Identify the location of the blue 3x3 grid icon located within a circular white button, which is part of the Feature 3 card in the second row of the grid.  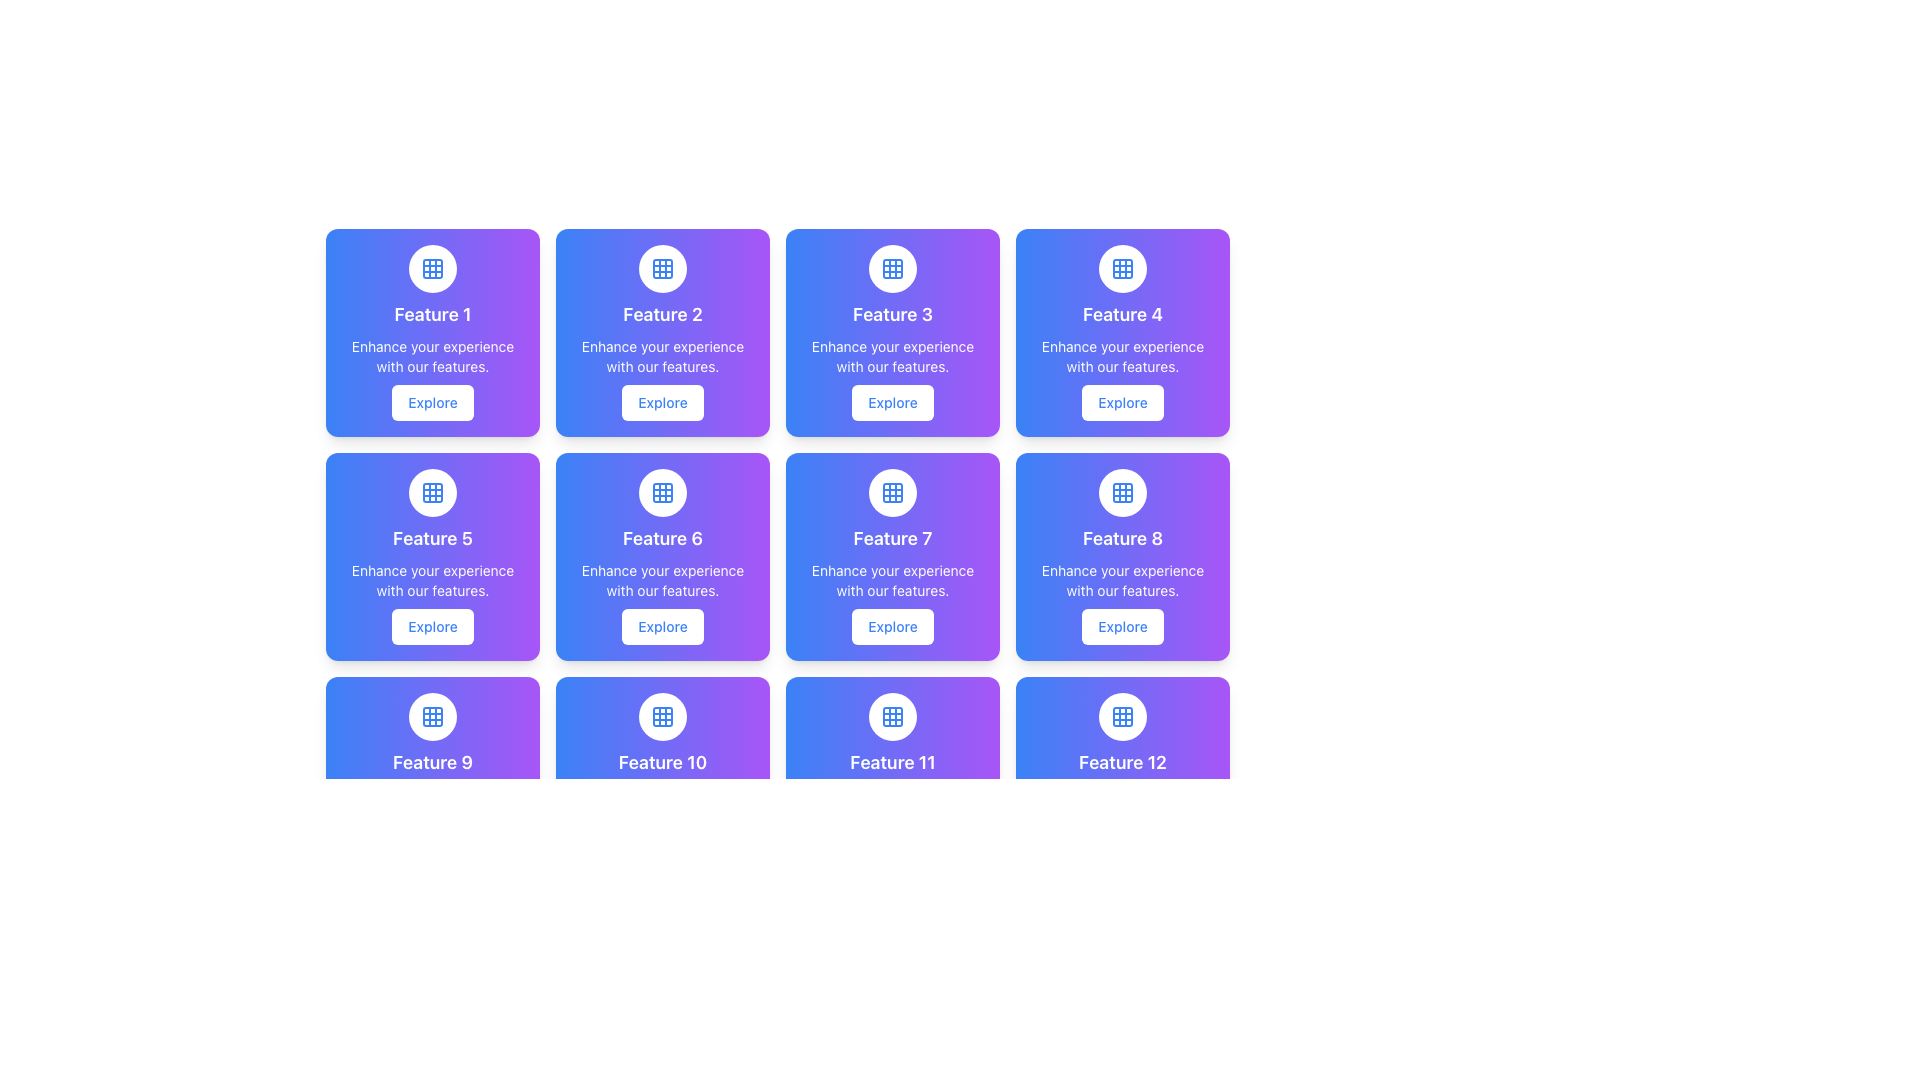
(891, 268).